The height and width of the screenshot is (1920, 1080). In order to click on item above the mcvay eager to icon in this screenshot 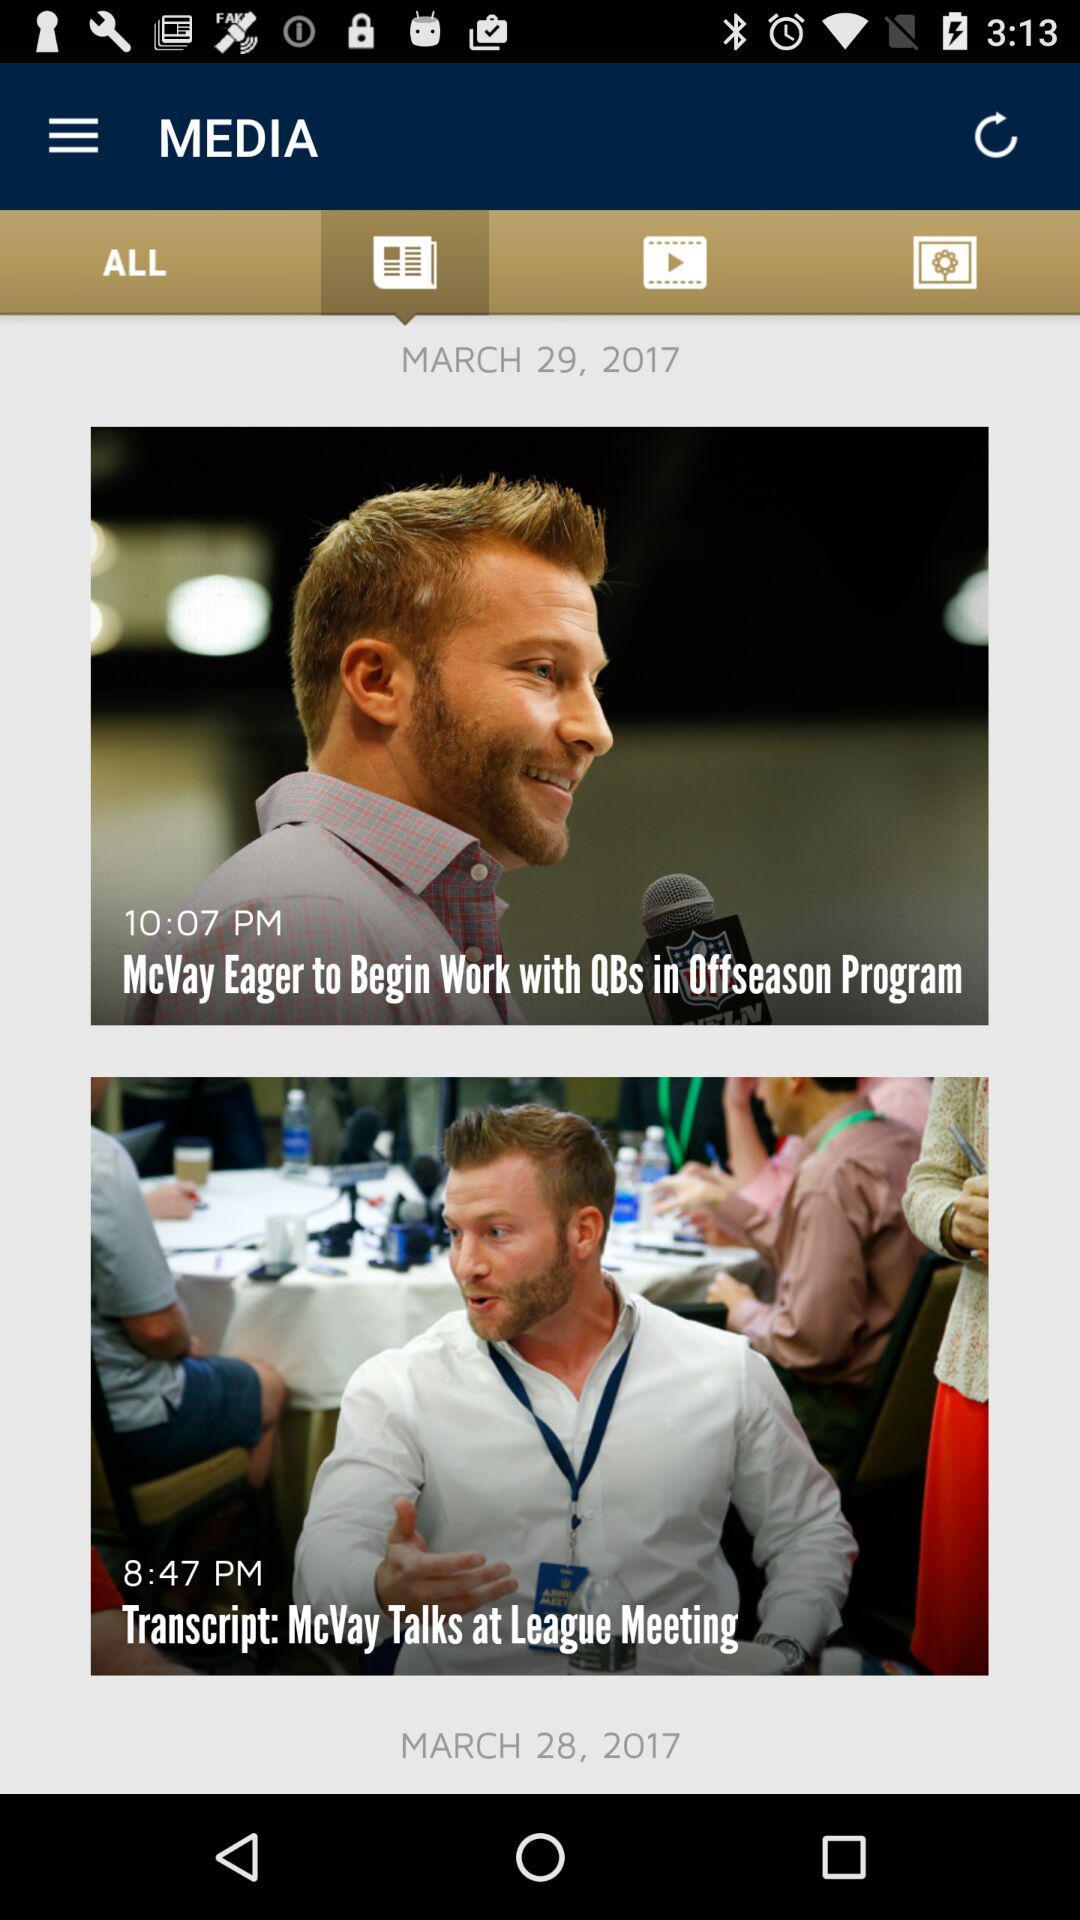, I will do `click(202, 920)`.